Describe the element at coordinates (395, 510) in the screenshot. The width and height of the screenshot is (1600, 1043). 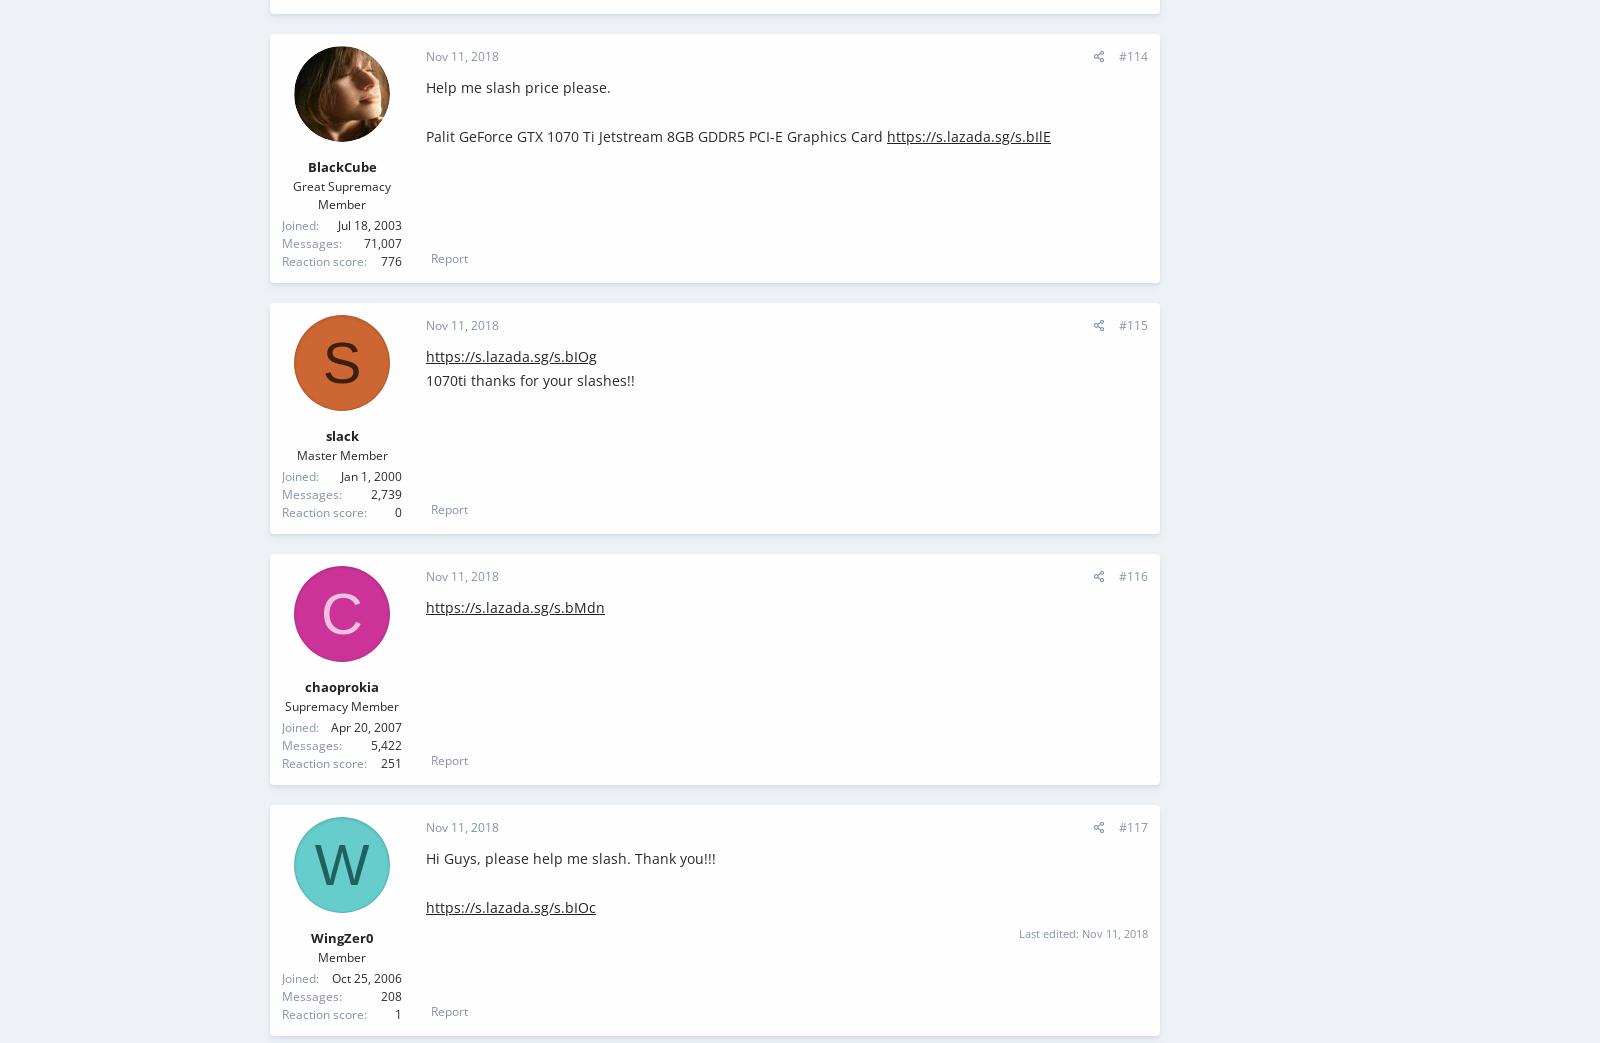
I see `'0'` at that location.